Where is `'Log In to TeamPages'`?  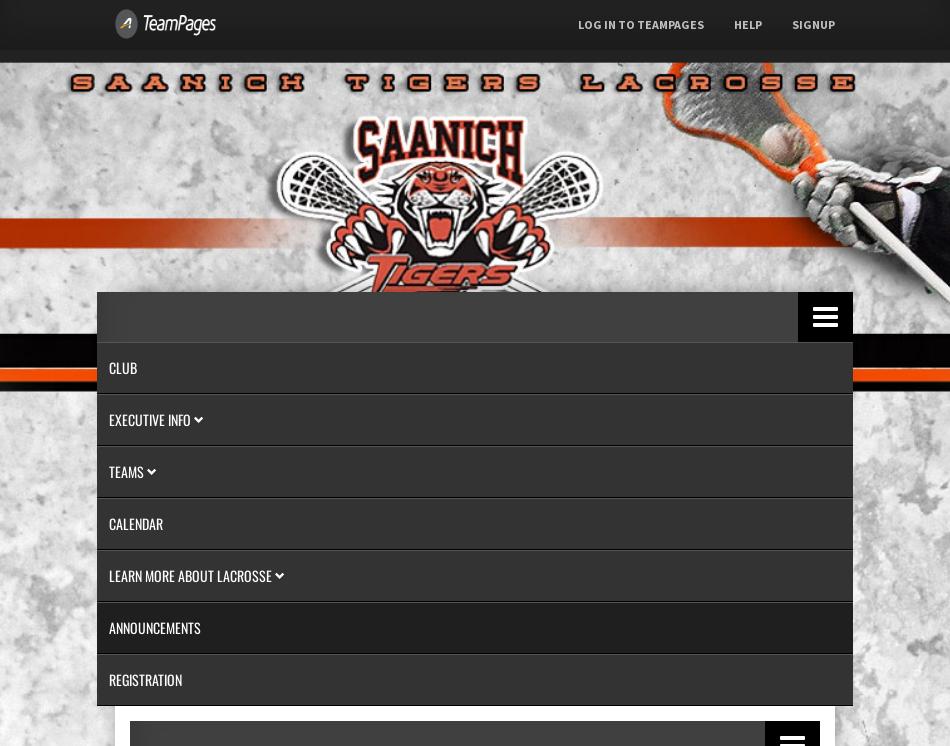 'Log In to TeamPages' is located at coordinates (640, 24).